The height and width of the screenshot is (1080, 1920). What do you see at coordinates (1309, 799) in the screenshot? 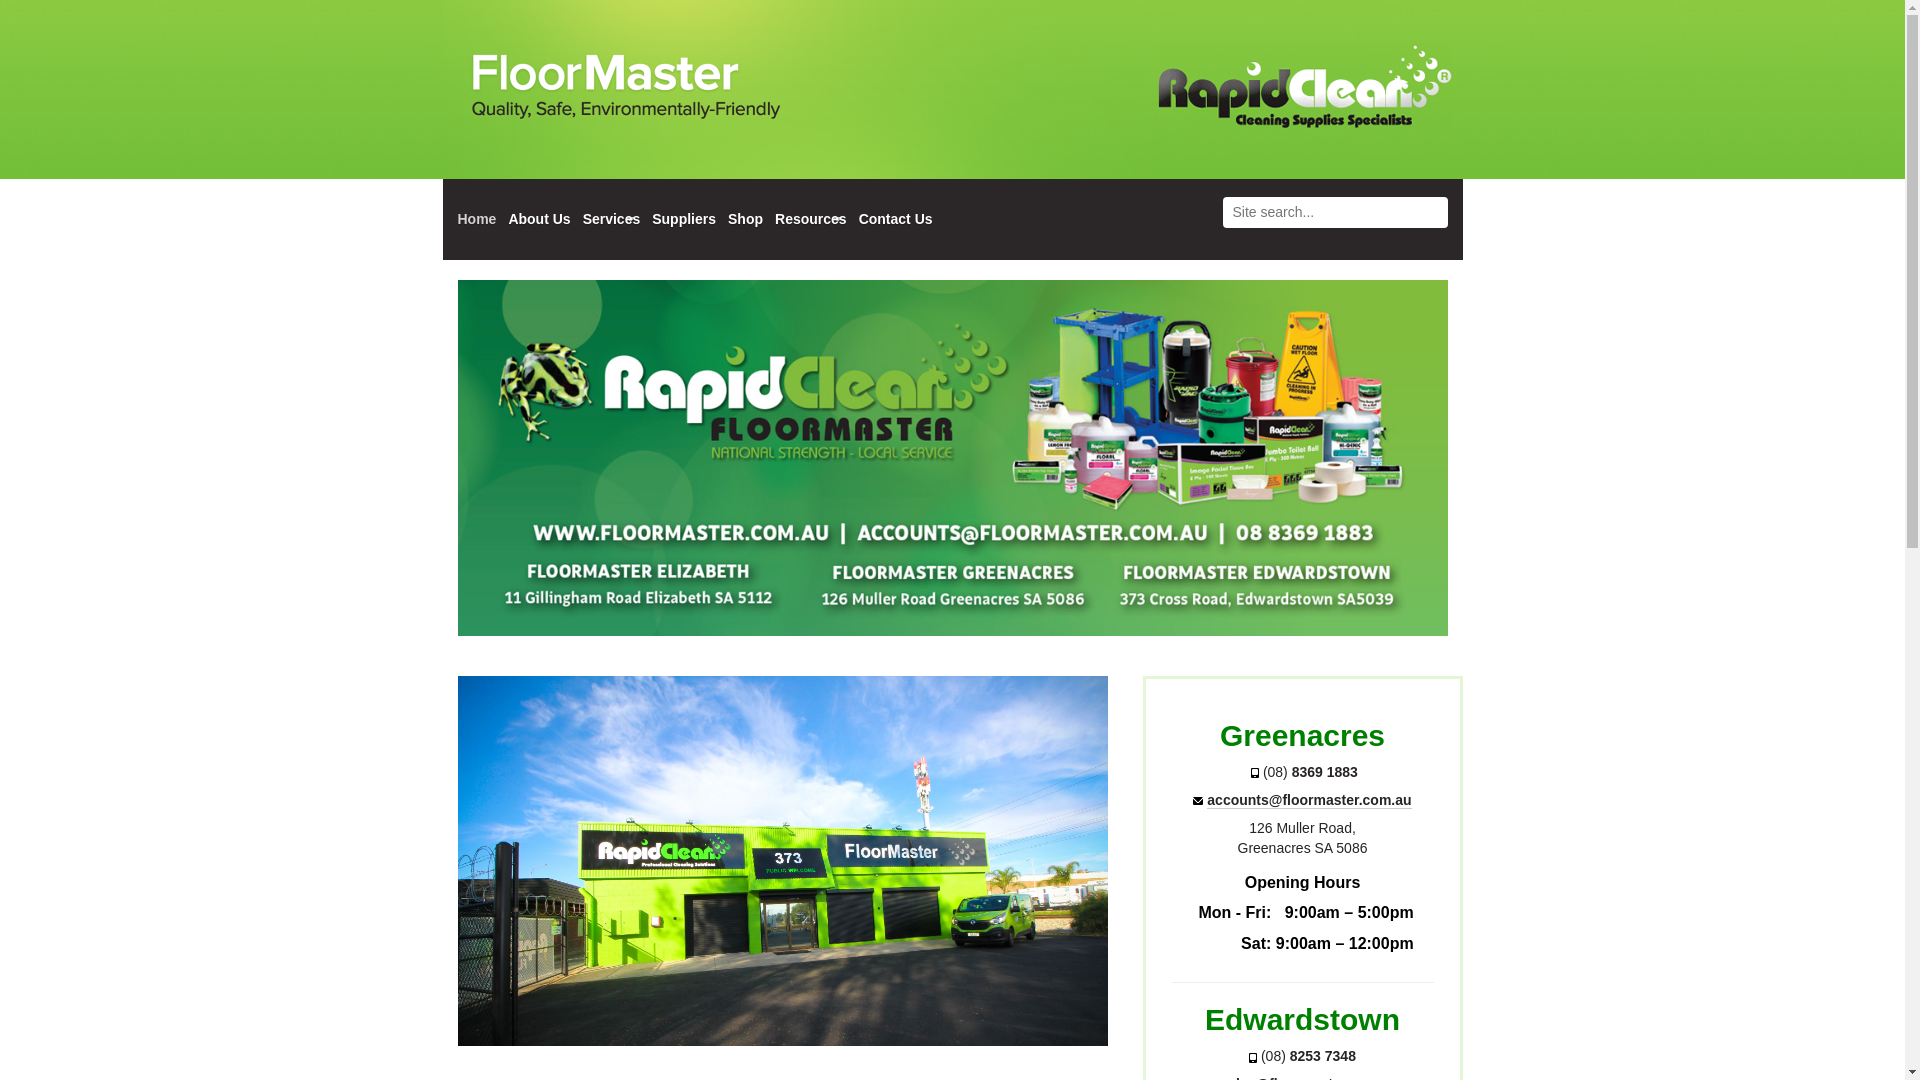
I see `'accounts@floormaster.com.au'` at bounding box center [1309, 799].